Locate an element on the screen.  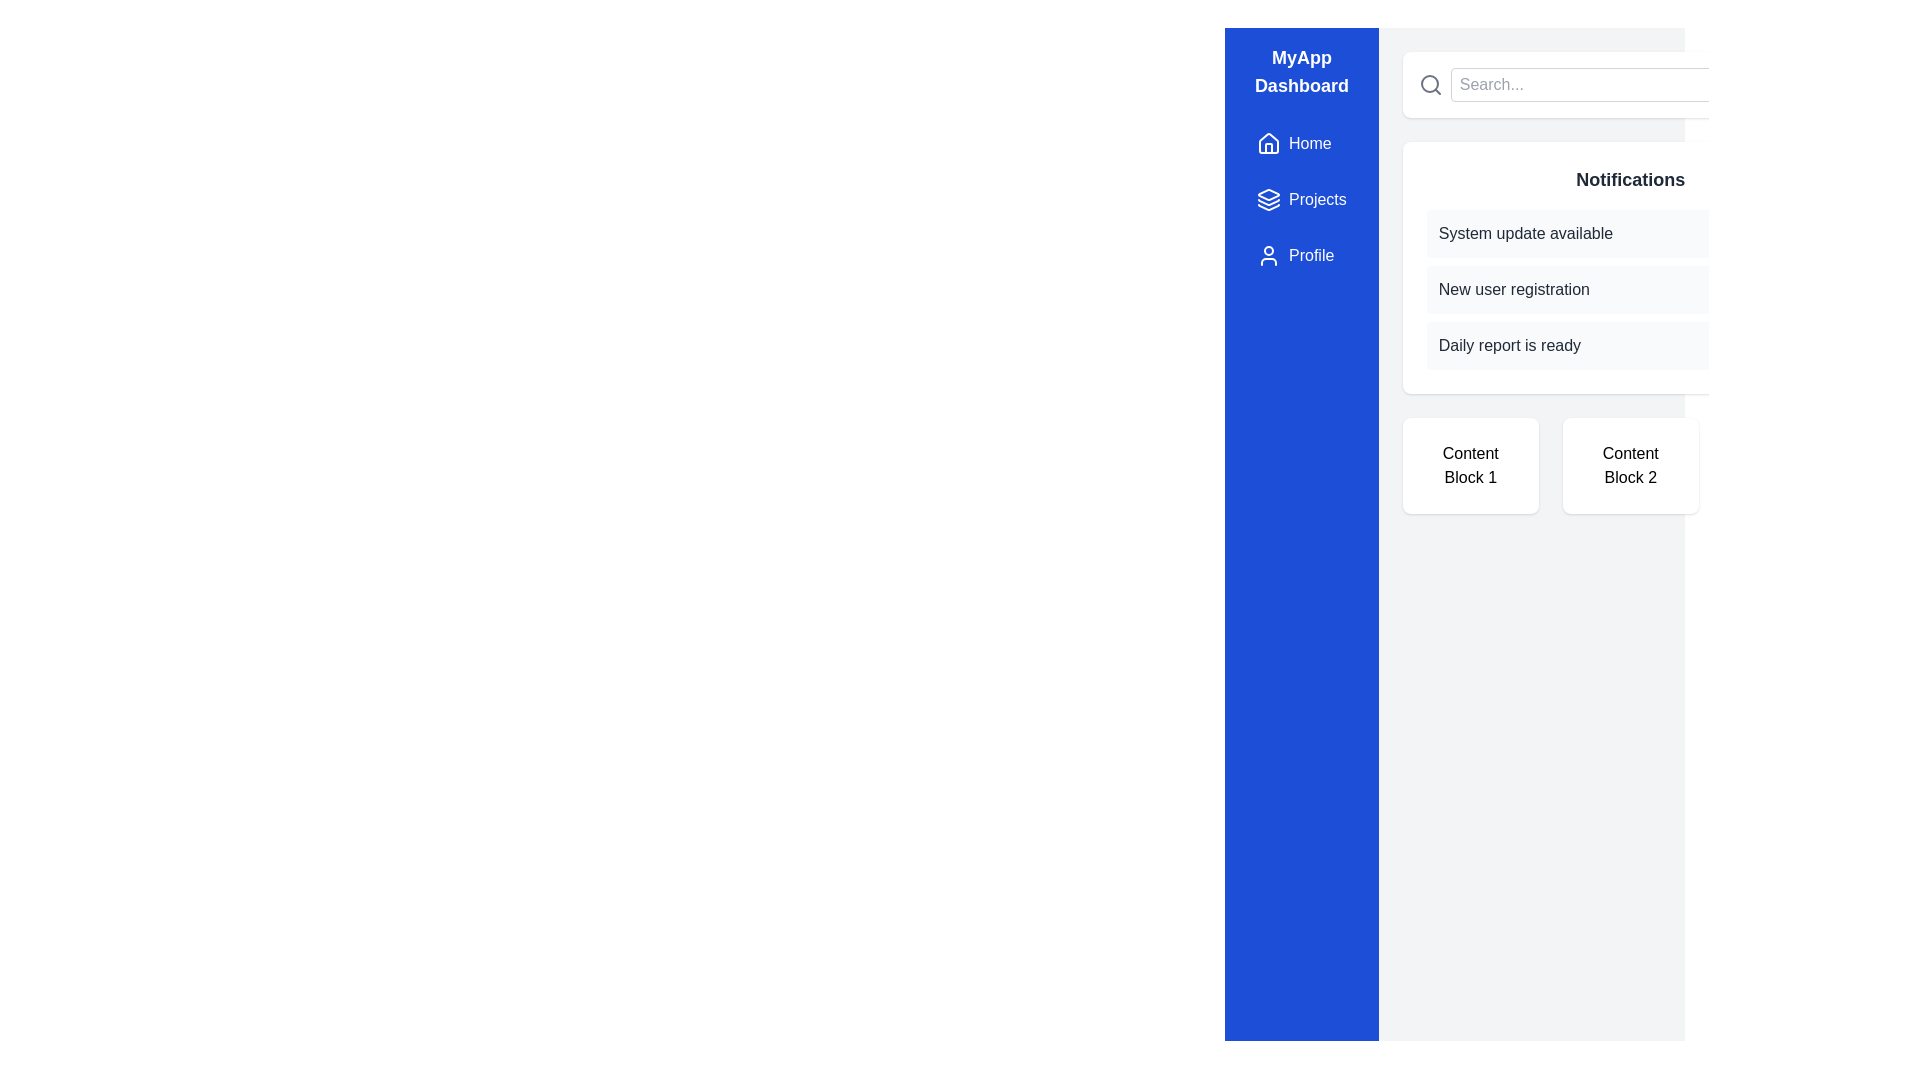
the 'MyApp Dashboard' label, which is styled in bold and large font and located at the top of the blue sidebar section is located at coordinates (1301, 71).